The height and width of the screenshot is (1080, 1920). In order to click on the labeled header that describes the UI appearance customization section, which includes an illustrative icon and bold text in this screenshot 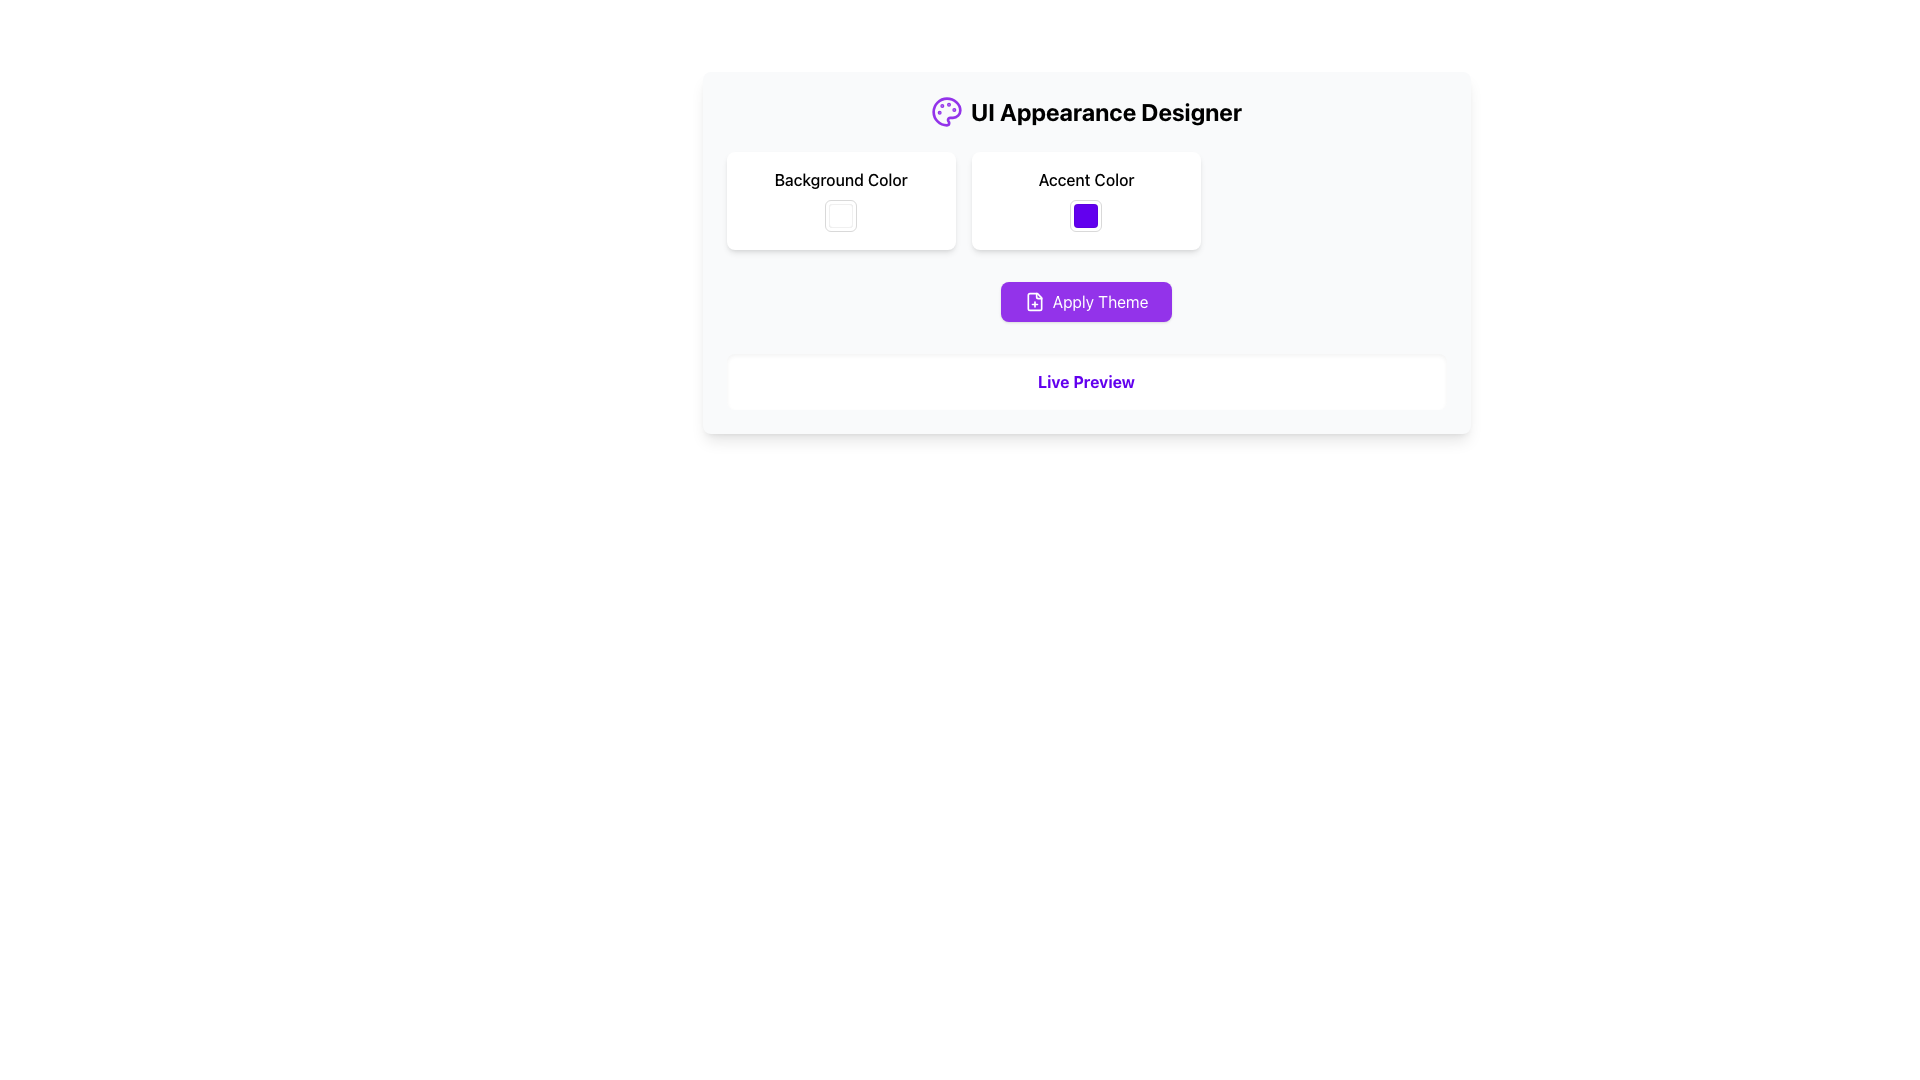, I will do `click(1085, 111)`.